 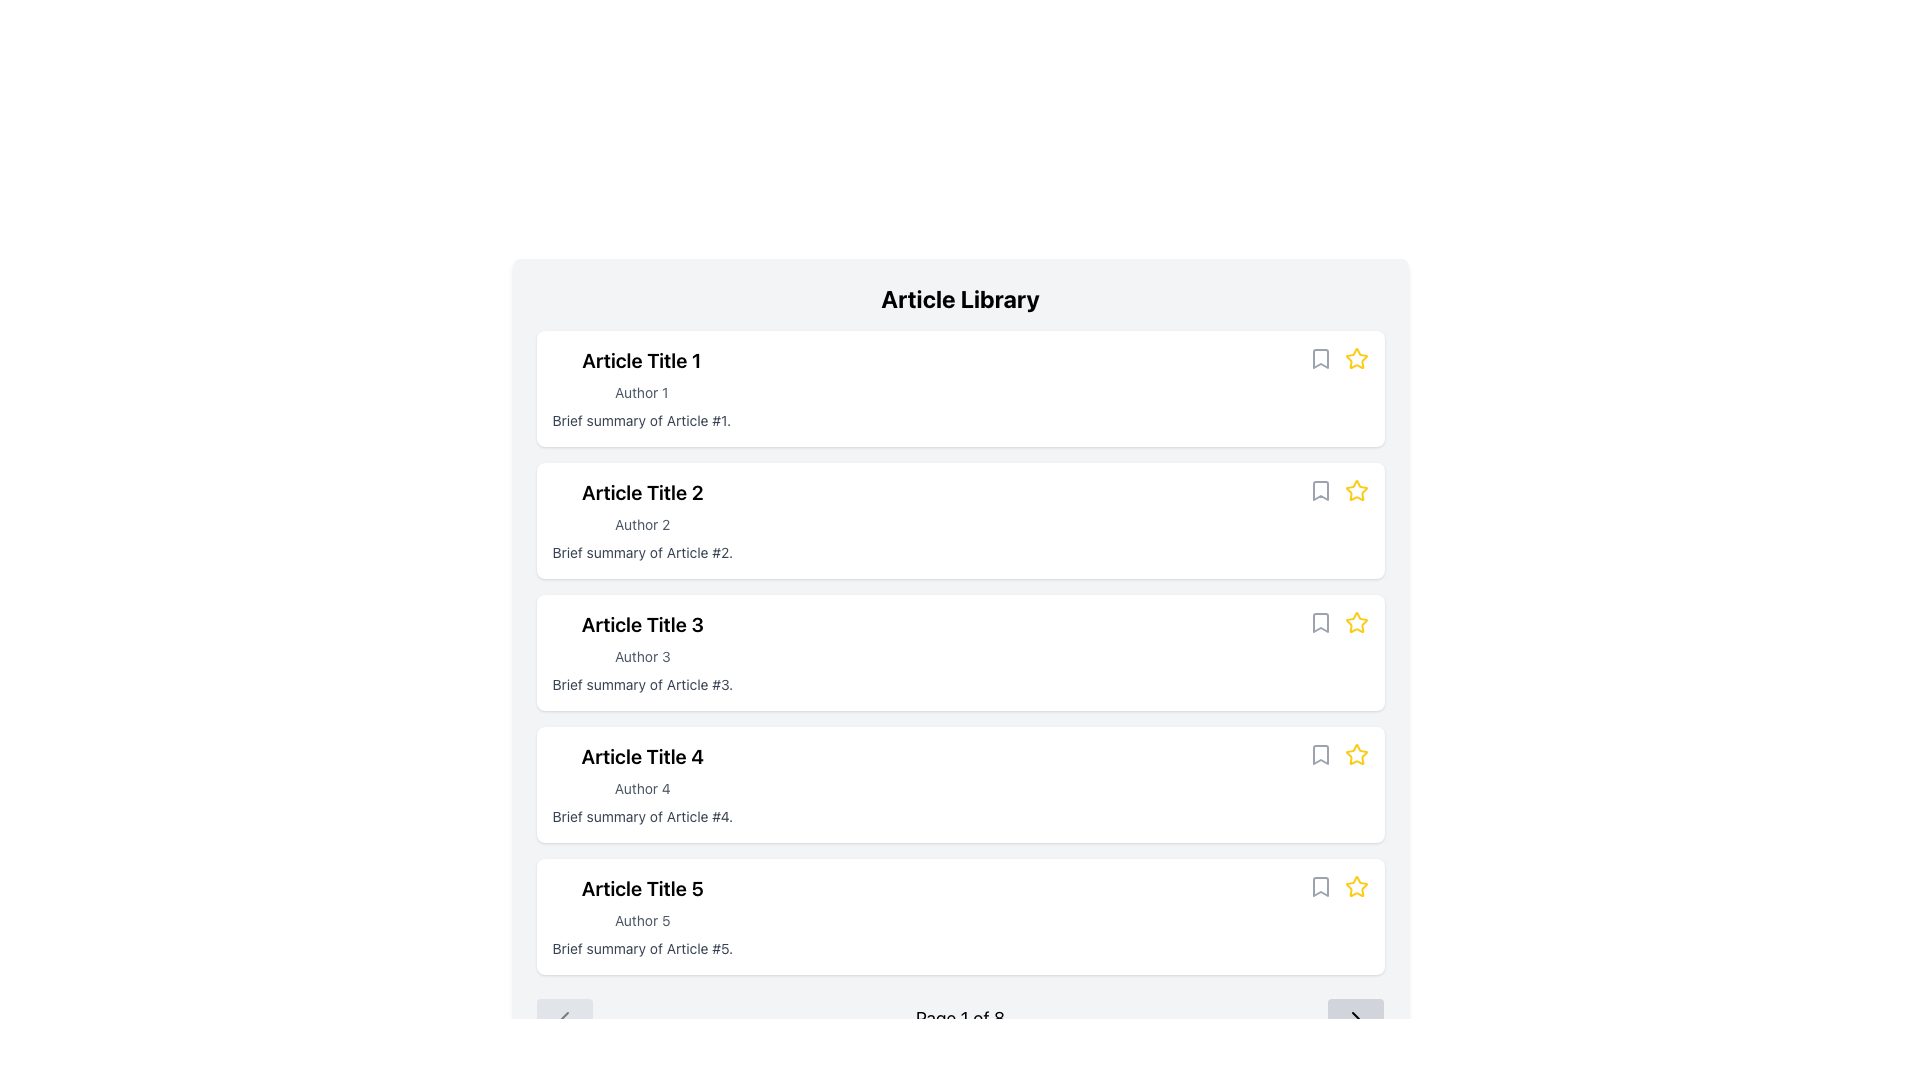 I want to click on text field displaying 'Brief summary of Article #5.' located at the bottom of Article #5's section, so click(x=642, y=947).